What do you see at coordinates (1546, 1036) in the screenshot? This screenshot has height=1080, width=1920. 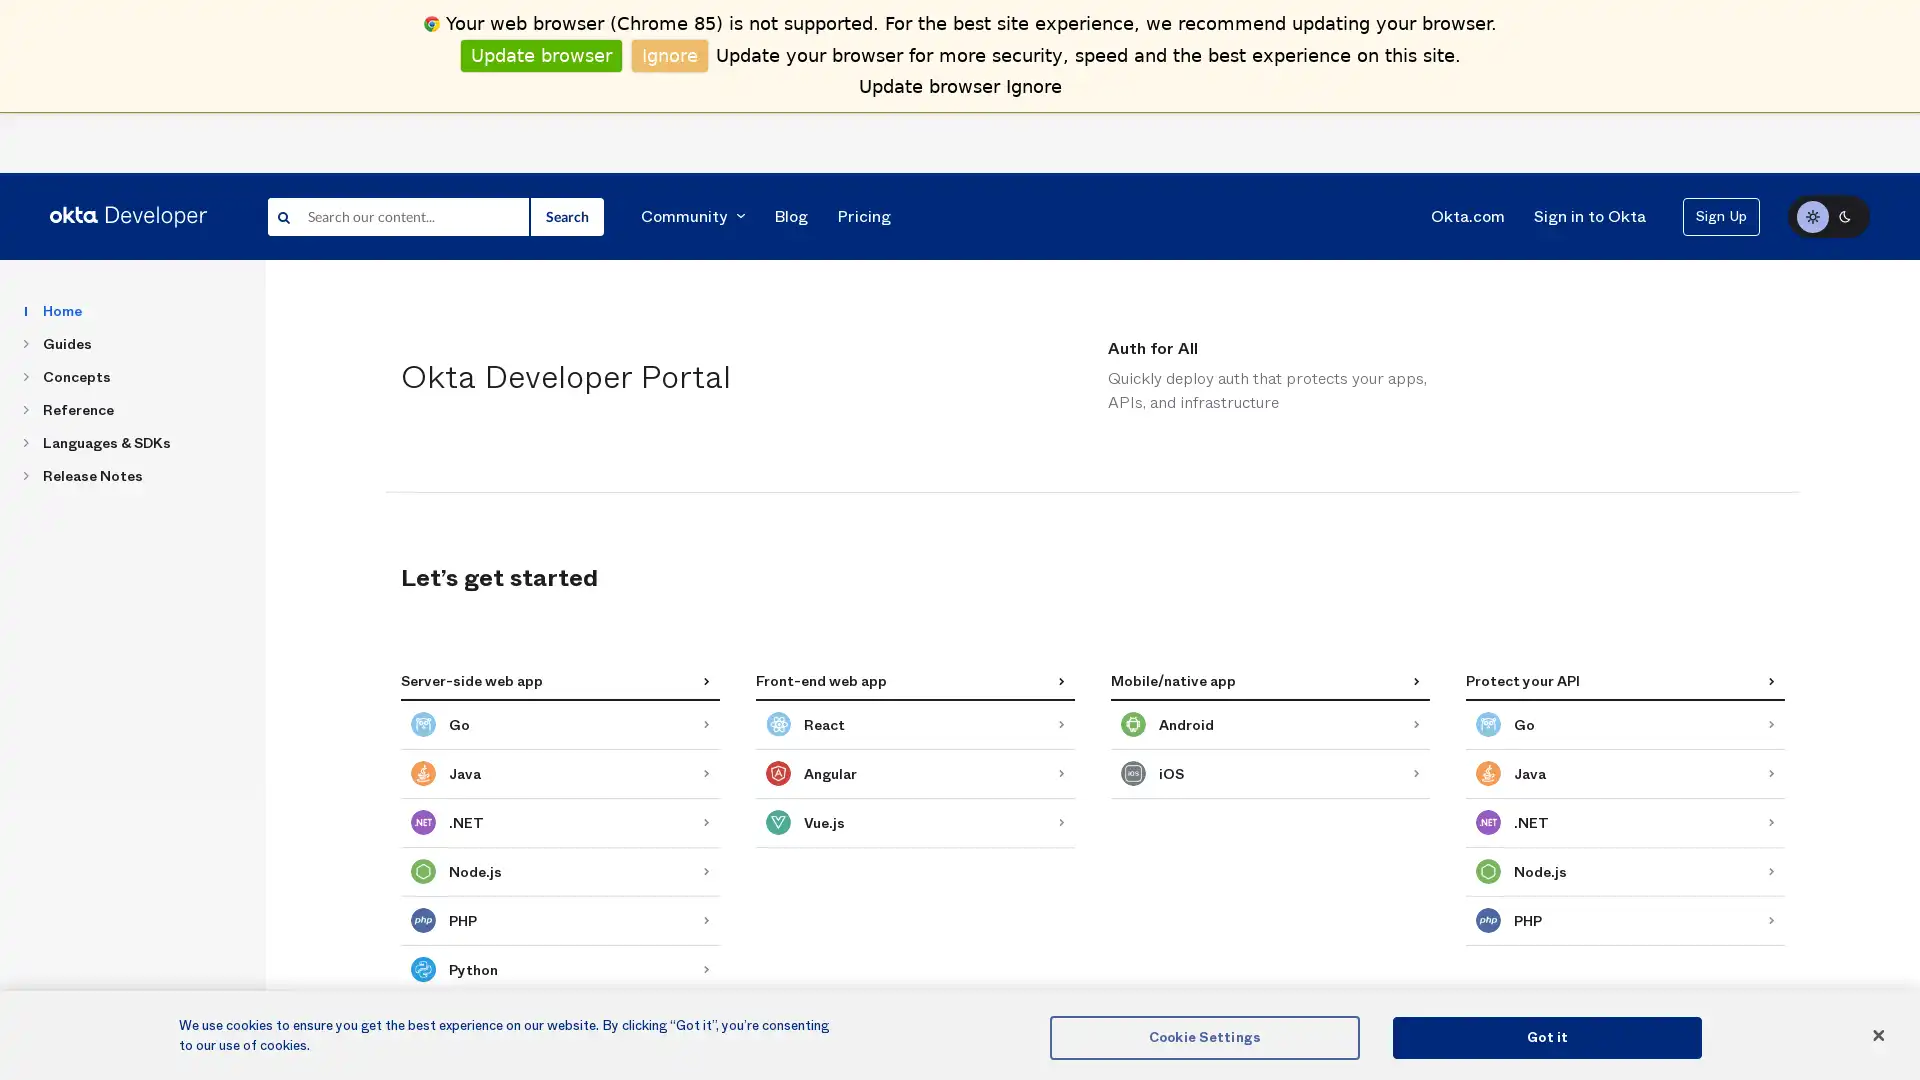 I see `Got it` at bounding box center [1546, 1036].